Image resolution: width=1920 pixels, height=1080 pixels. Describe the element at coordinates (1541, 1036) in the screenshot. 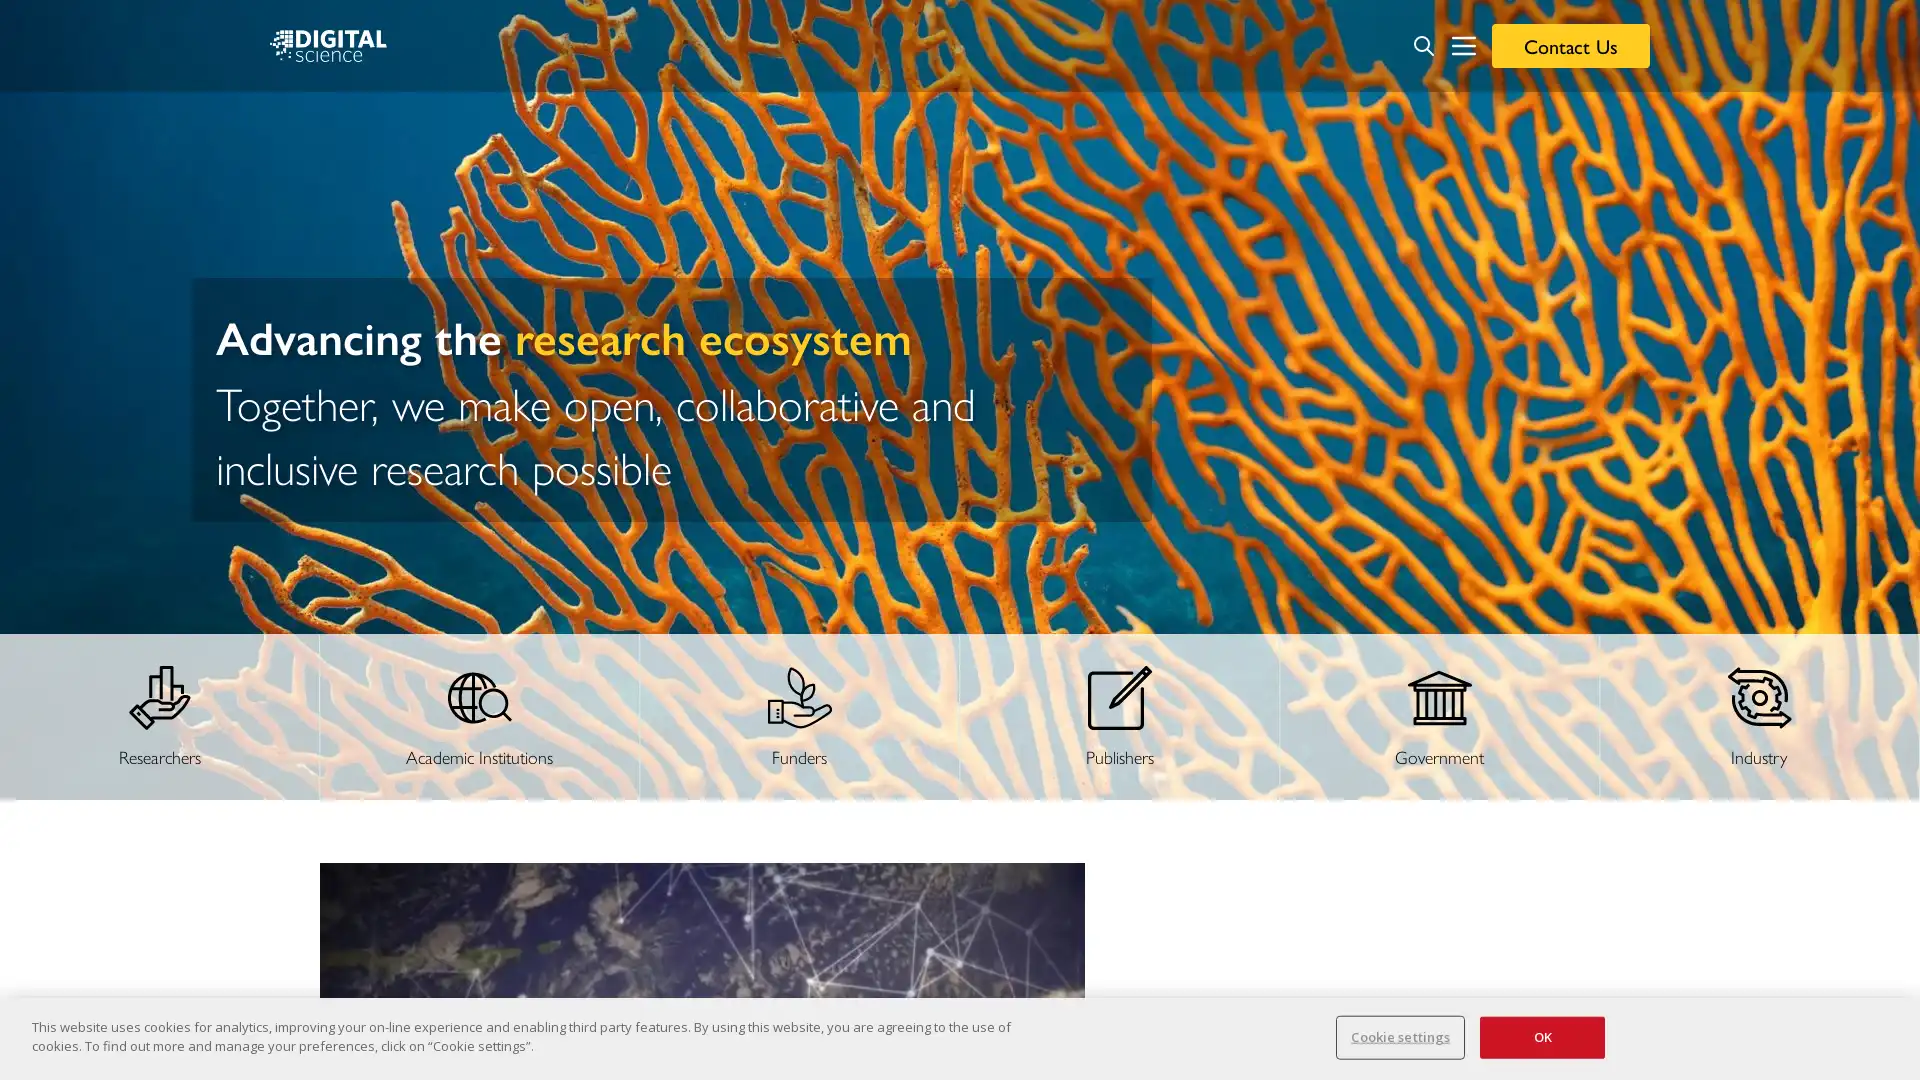

I see `OK` at that location.